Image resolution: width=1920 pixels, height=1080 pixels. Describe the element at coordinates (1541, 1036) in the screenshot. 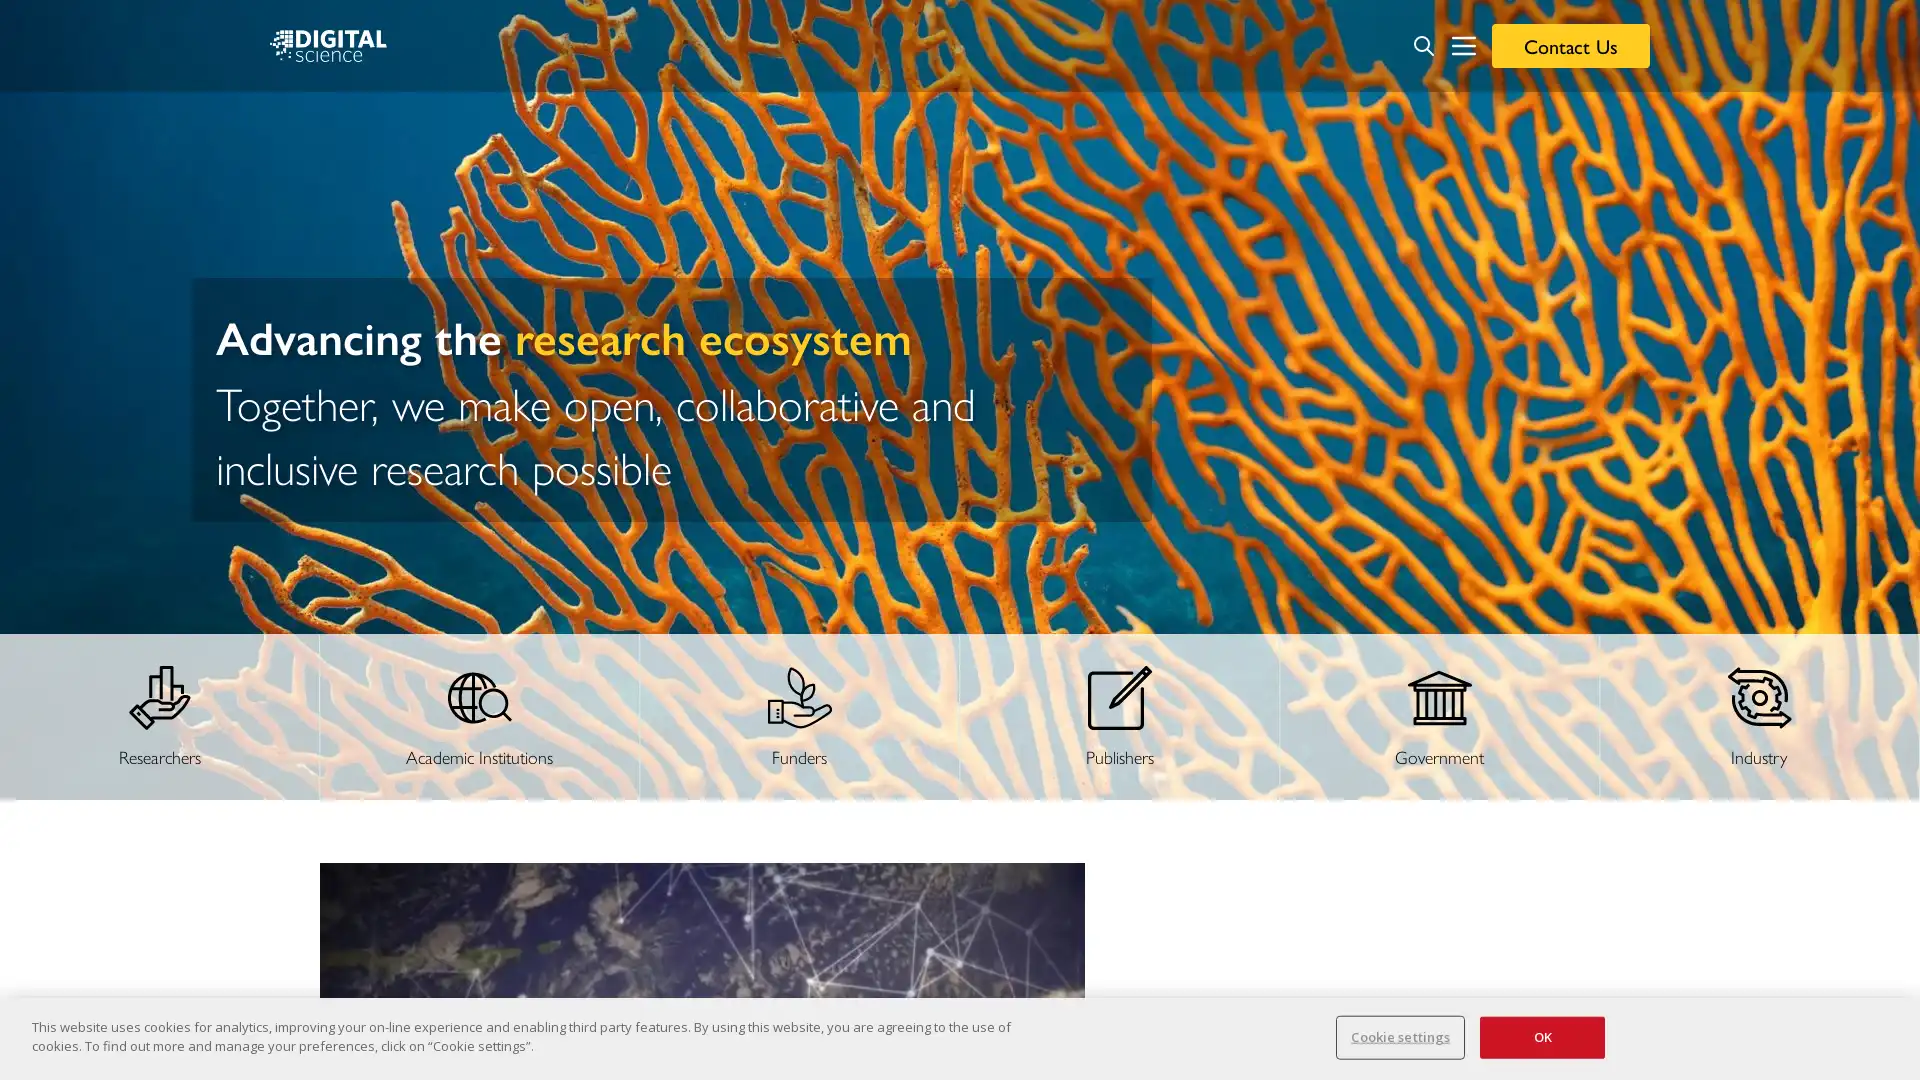

I see `OK` at that location.